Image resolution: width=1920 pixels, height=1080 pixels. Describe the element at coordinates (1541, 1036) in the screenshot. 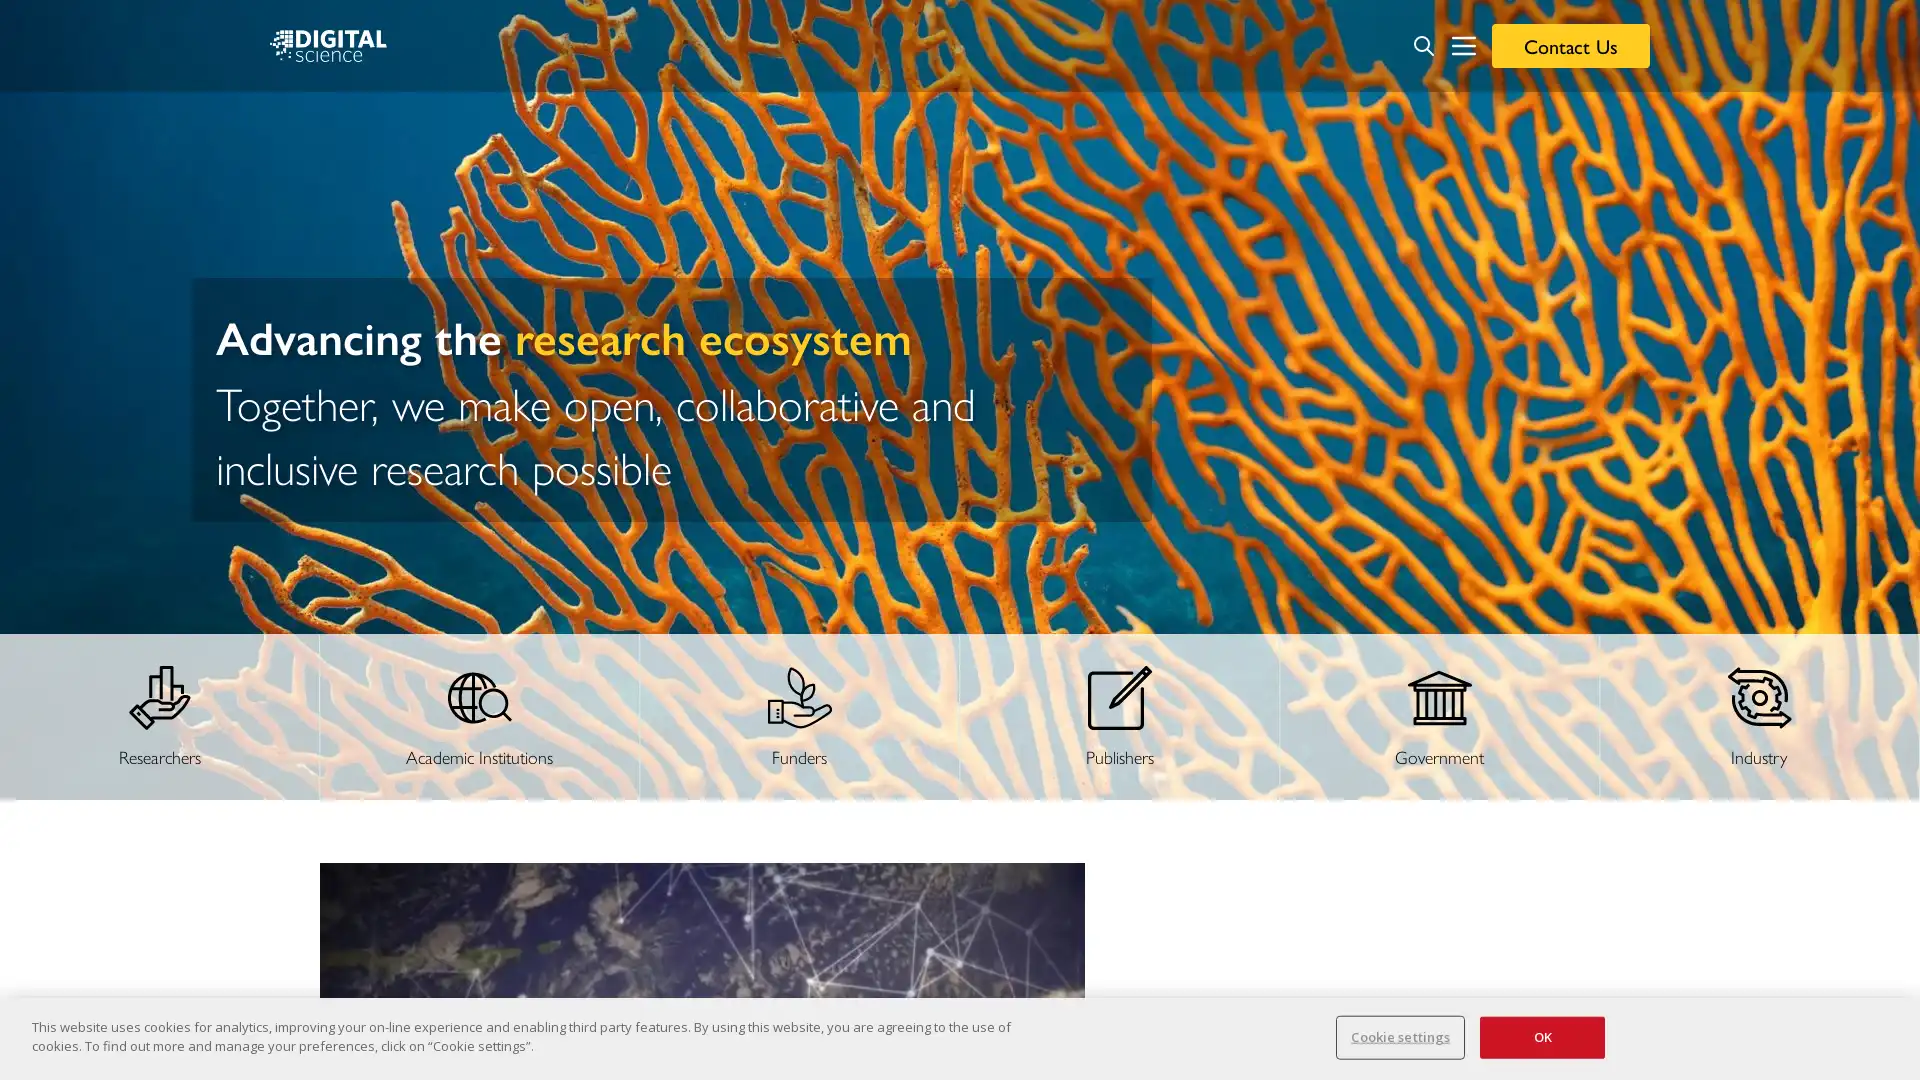

I see `OK` at that location.